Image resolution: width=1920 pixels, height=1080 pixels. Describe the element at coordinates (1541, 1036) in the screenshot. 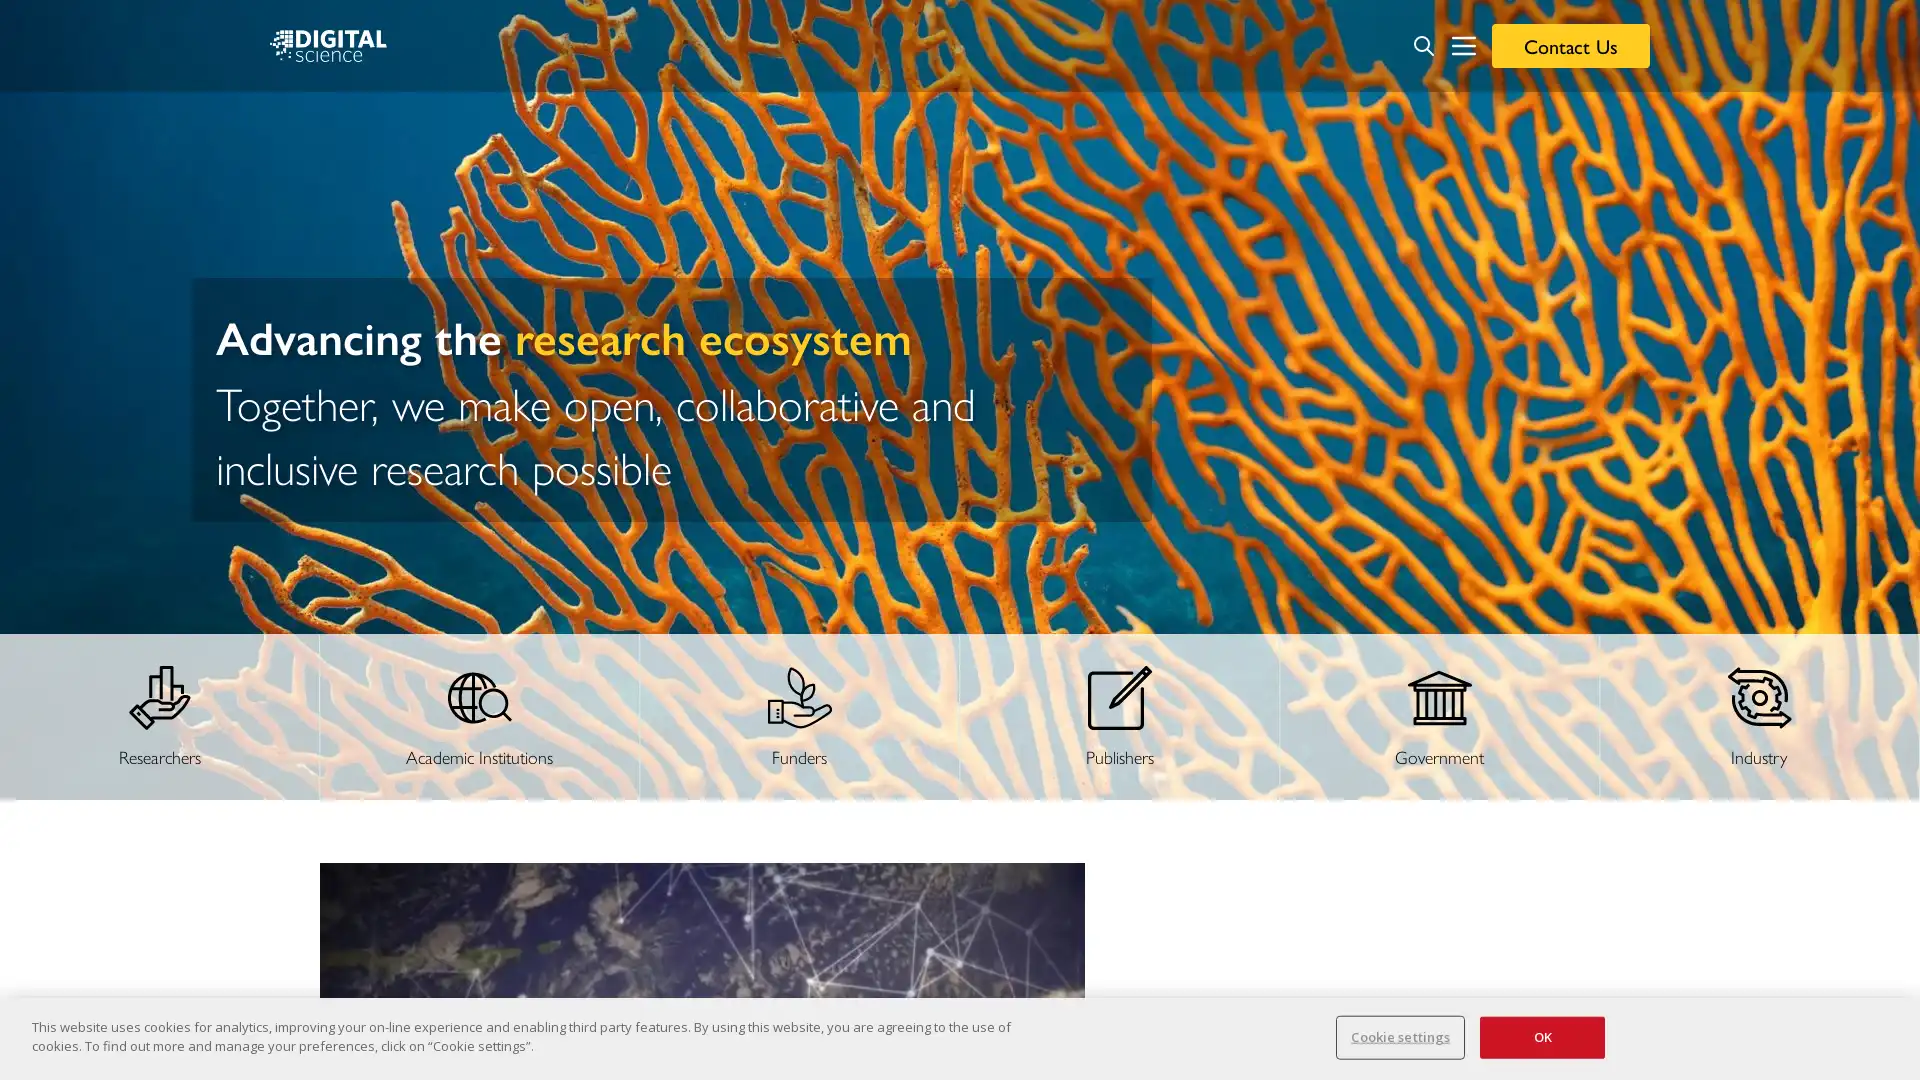

I see `OK` at that location.